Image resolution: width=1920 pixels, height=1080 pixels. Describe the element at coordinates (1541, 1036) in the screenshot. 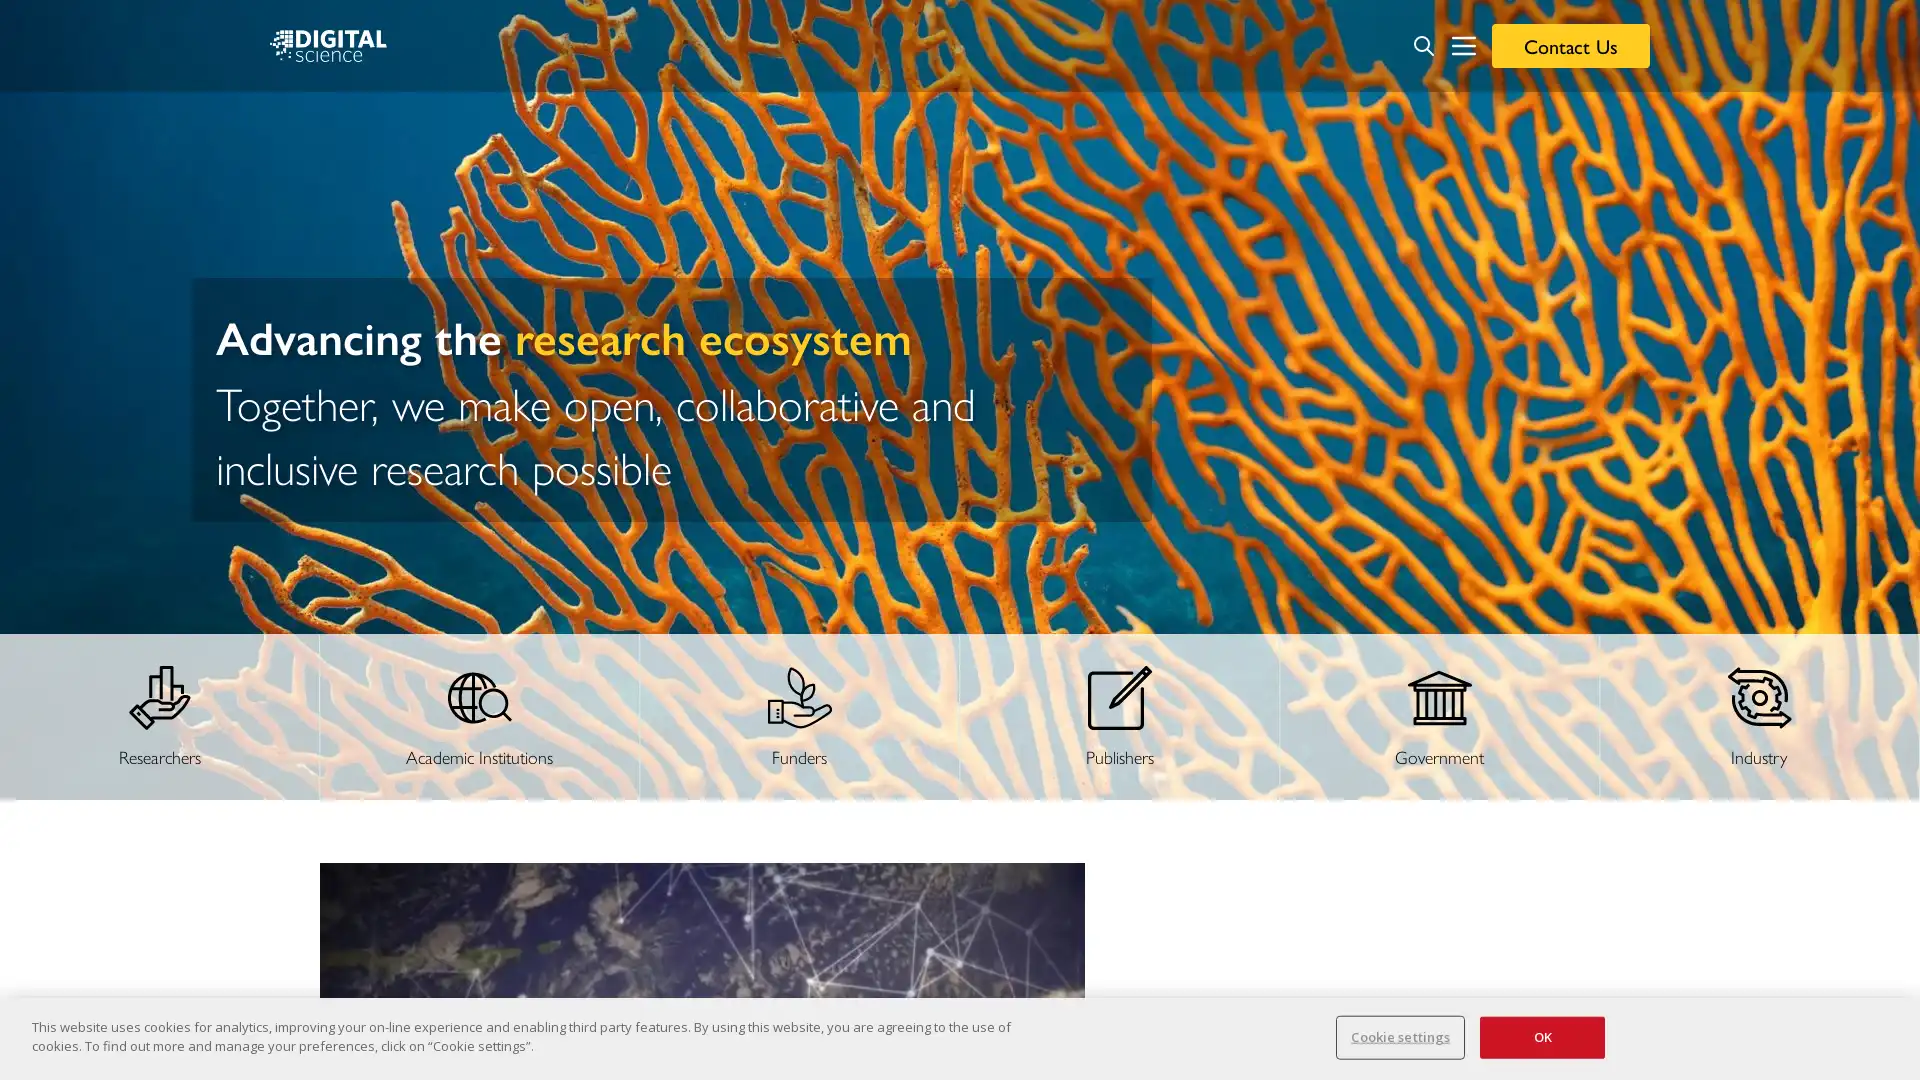

I see `OK` at that location.